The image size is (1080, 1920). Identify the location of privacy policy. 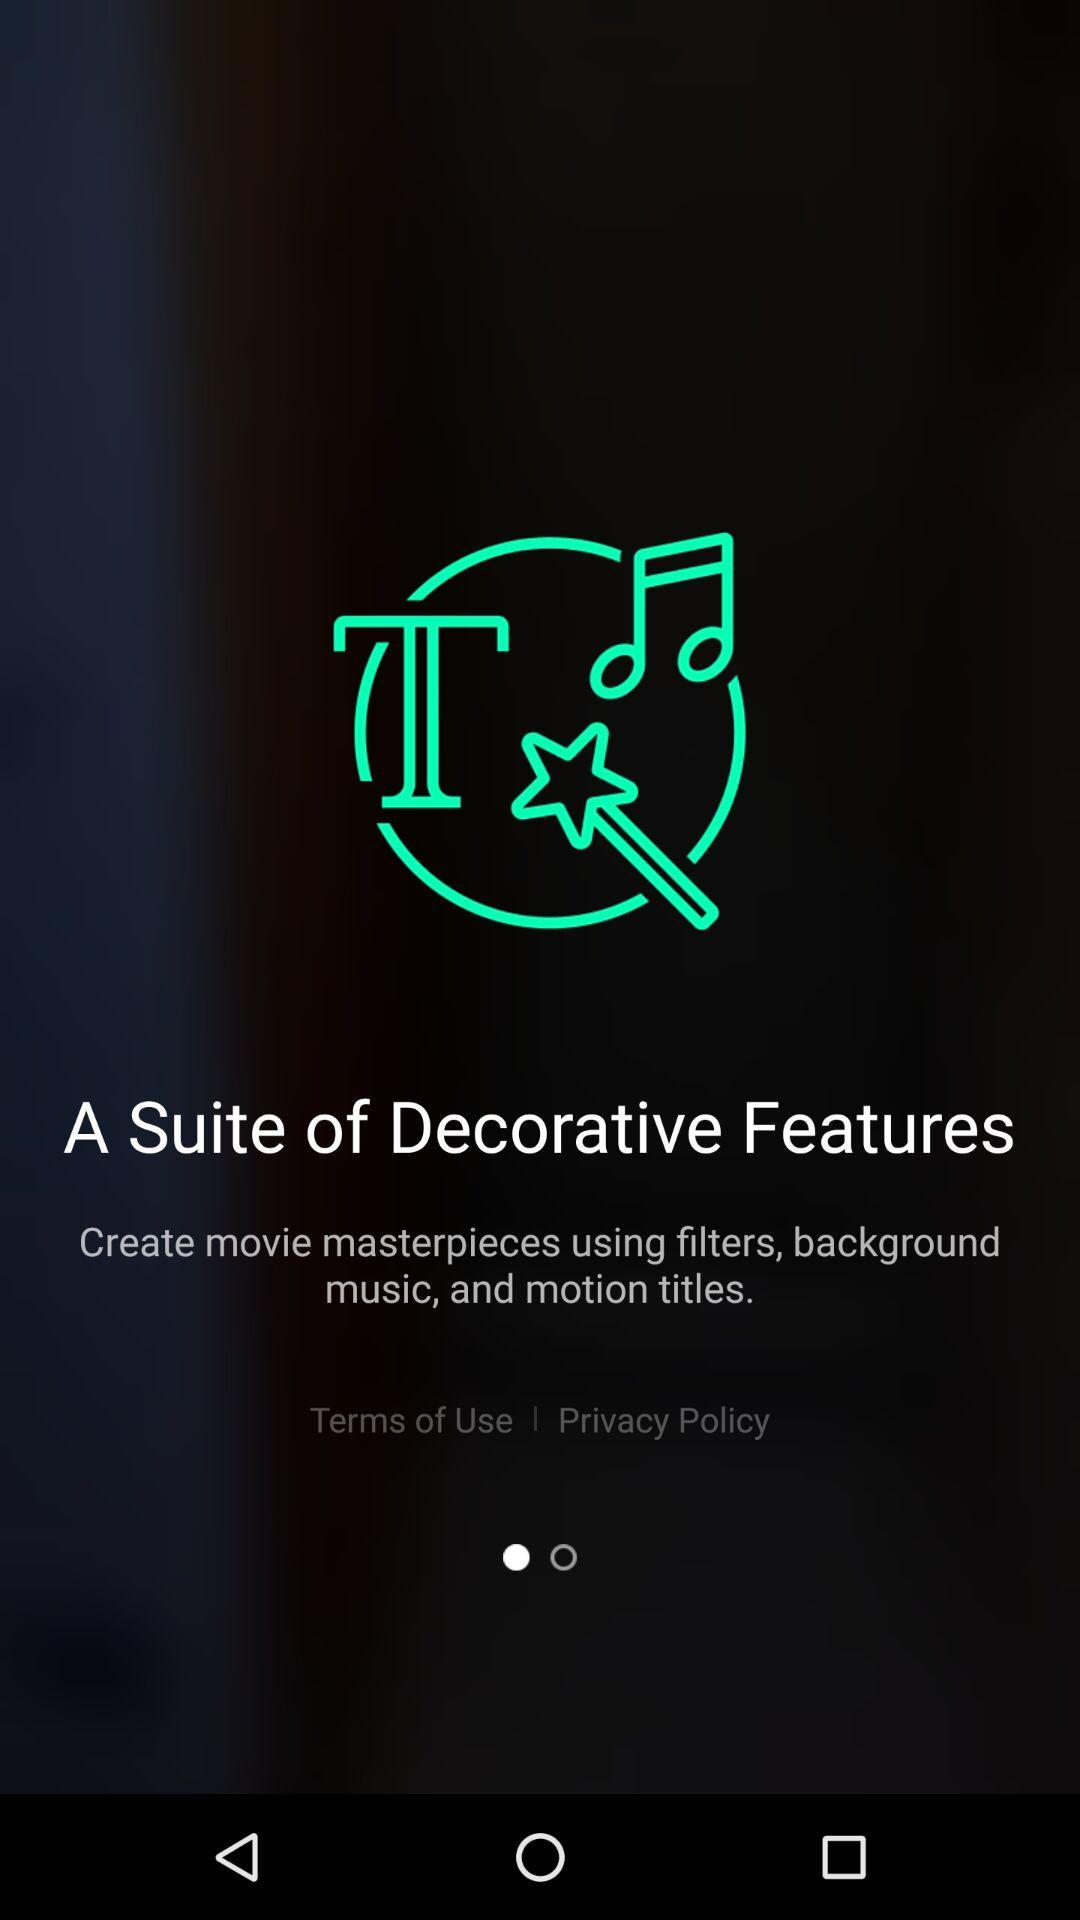
(664, 1418).